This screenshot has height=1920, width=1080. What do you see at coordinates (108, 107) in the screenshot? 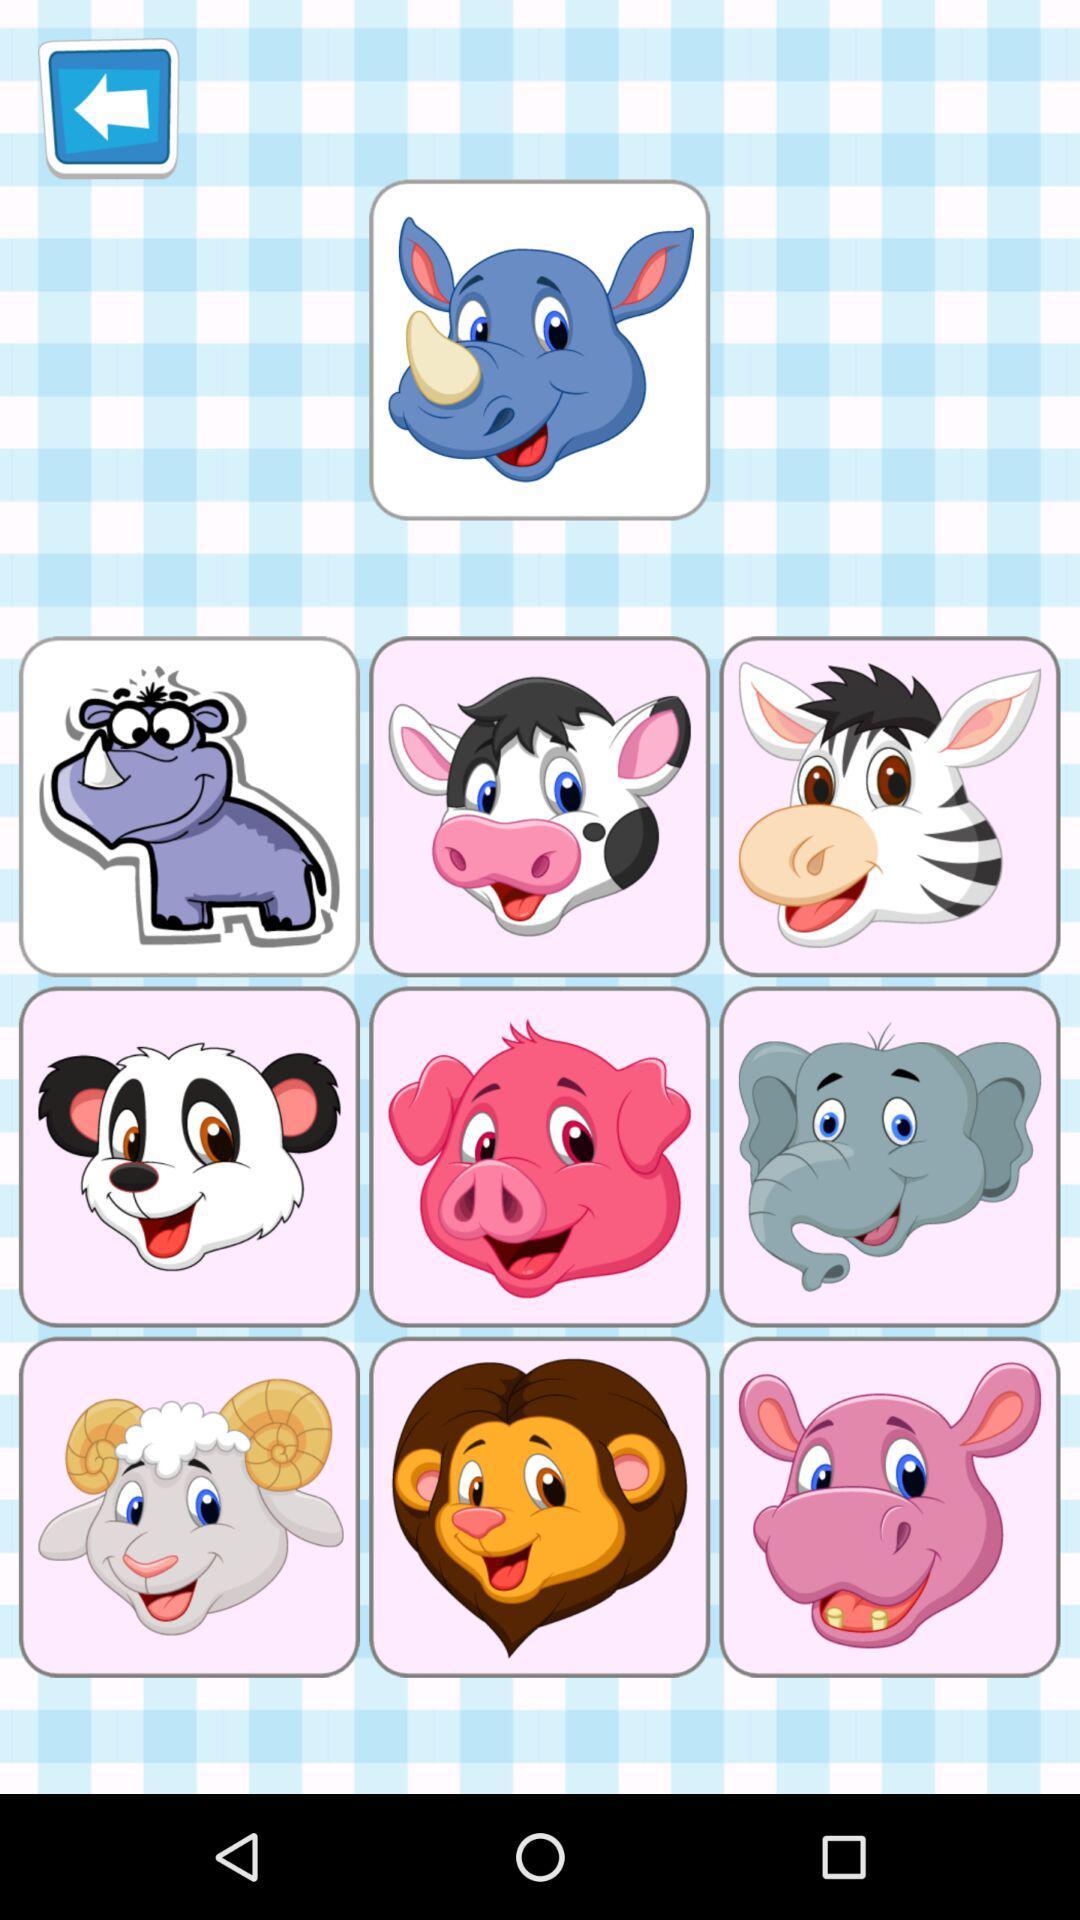
I see `the item at the top left corner` at bounding box center [108, 107].